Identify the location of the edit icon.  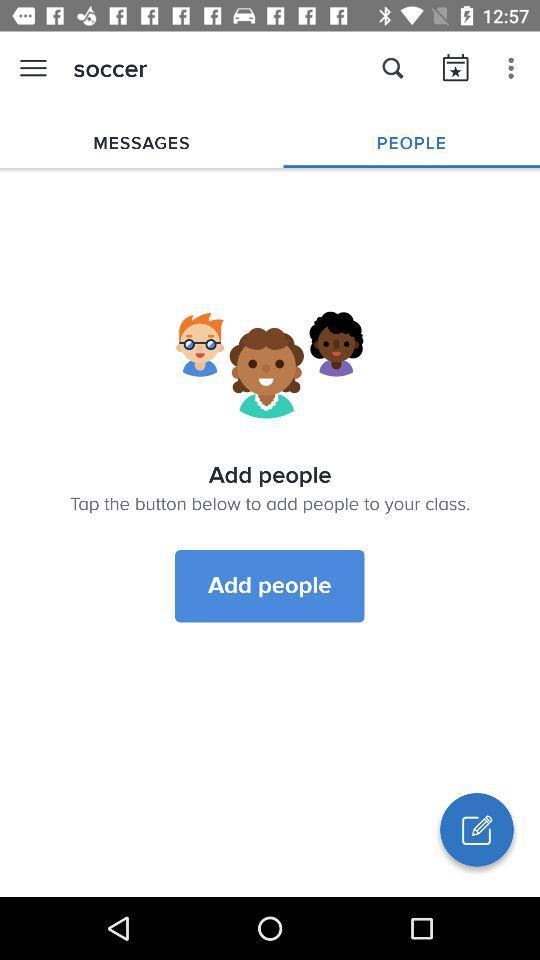
(475, 829).